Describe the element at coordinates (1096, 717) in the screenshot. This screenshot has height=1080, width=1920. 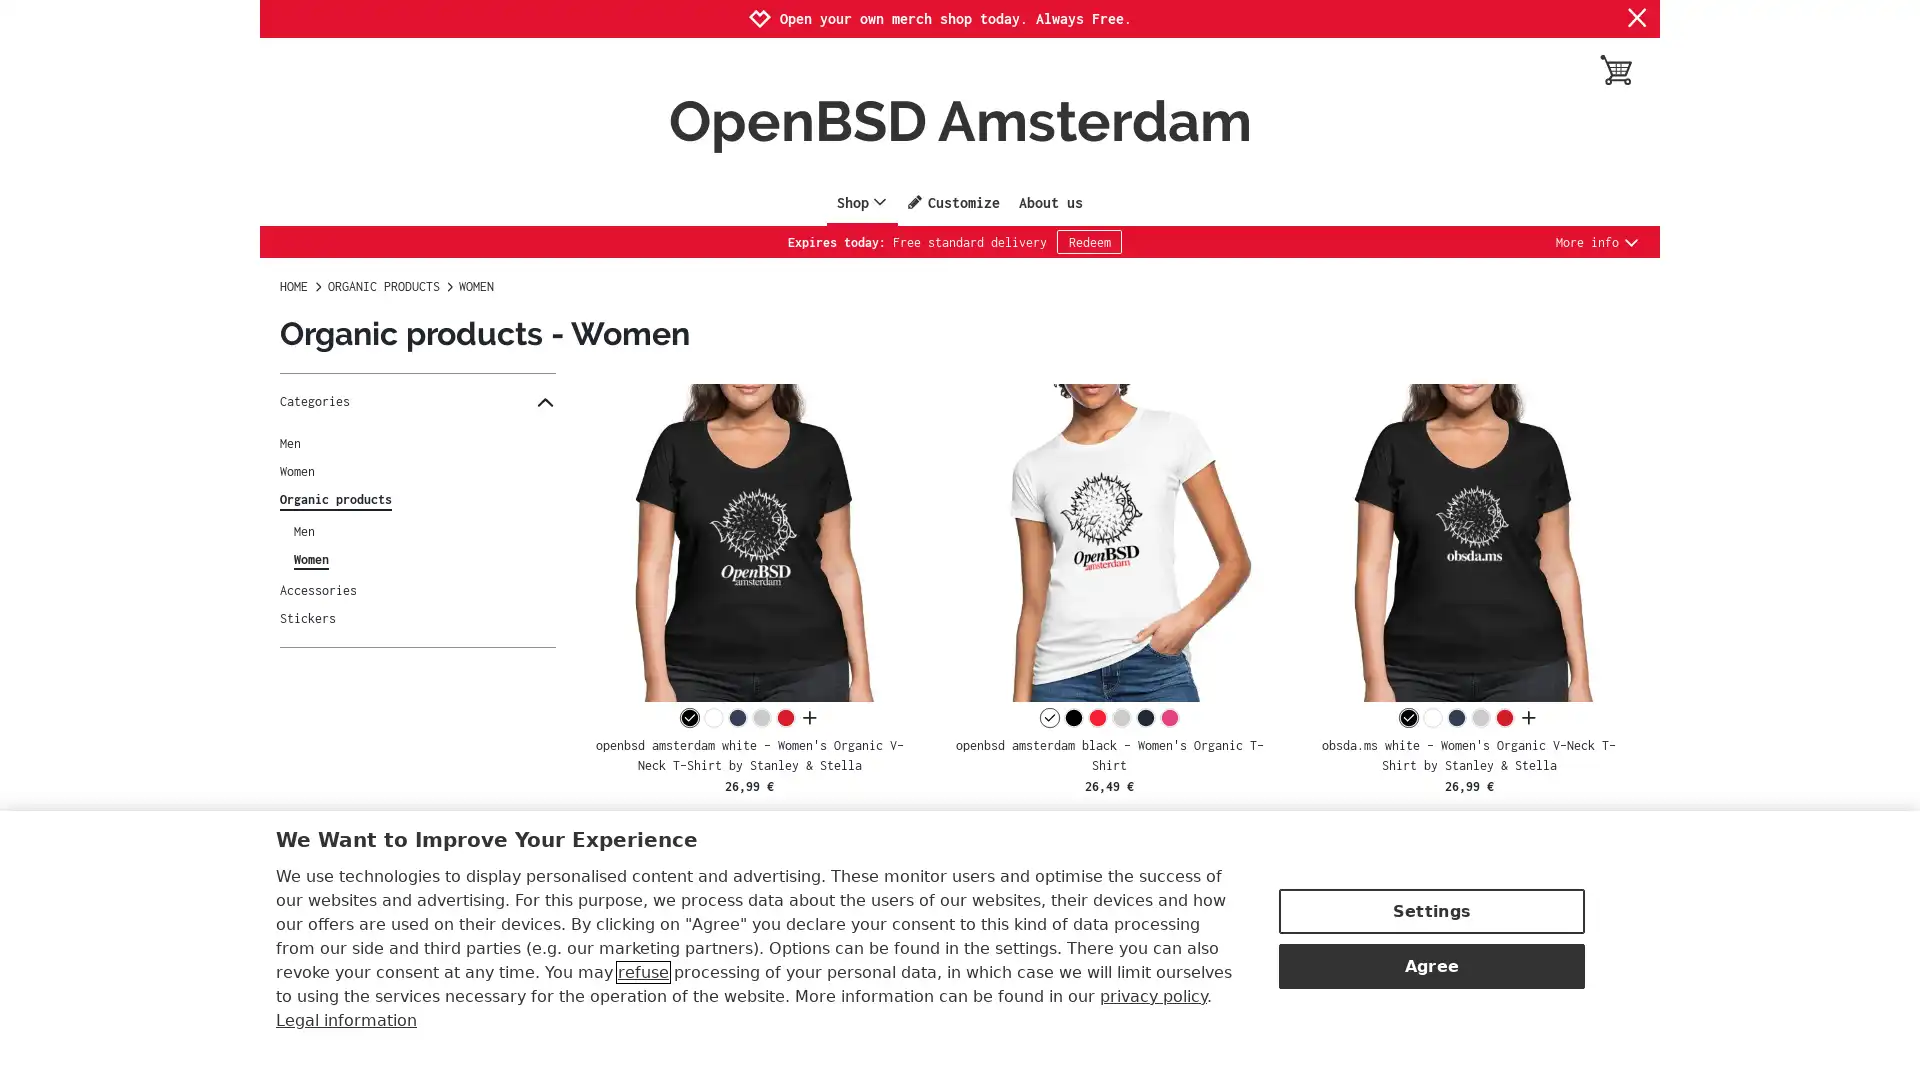
I see `red` at that location.